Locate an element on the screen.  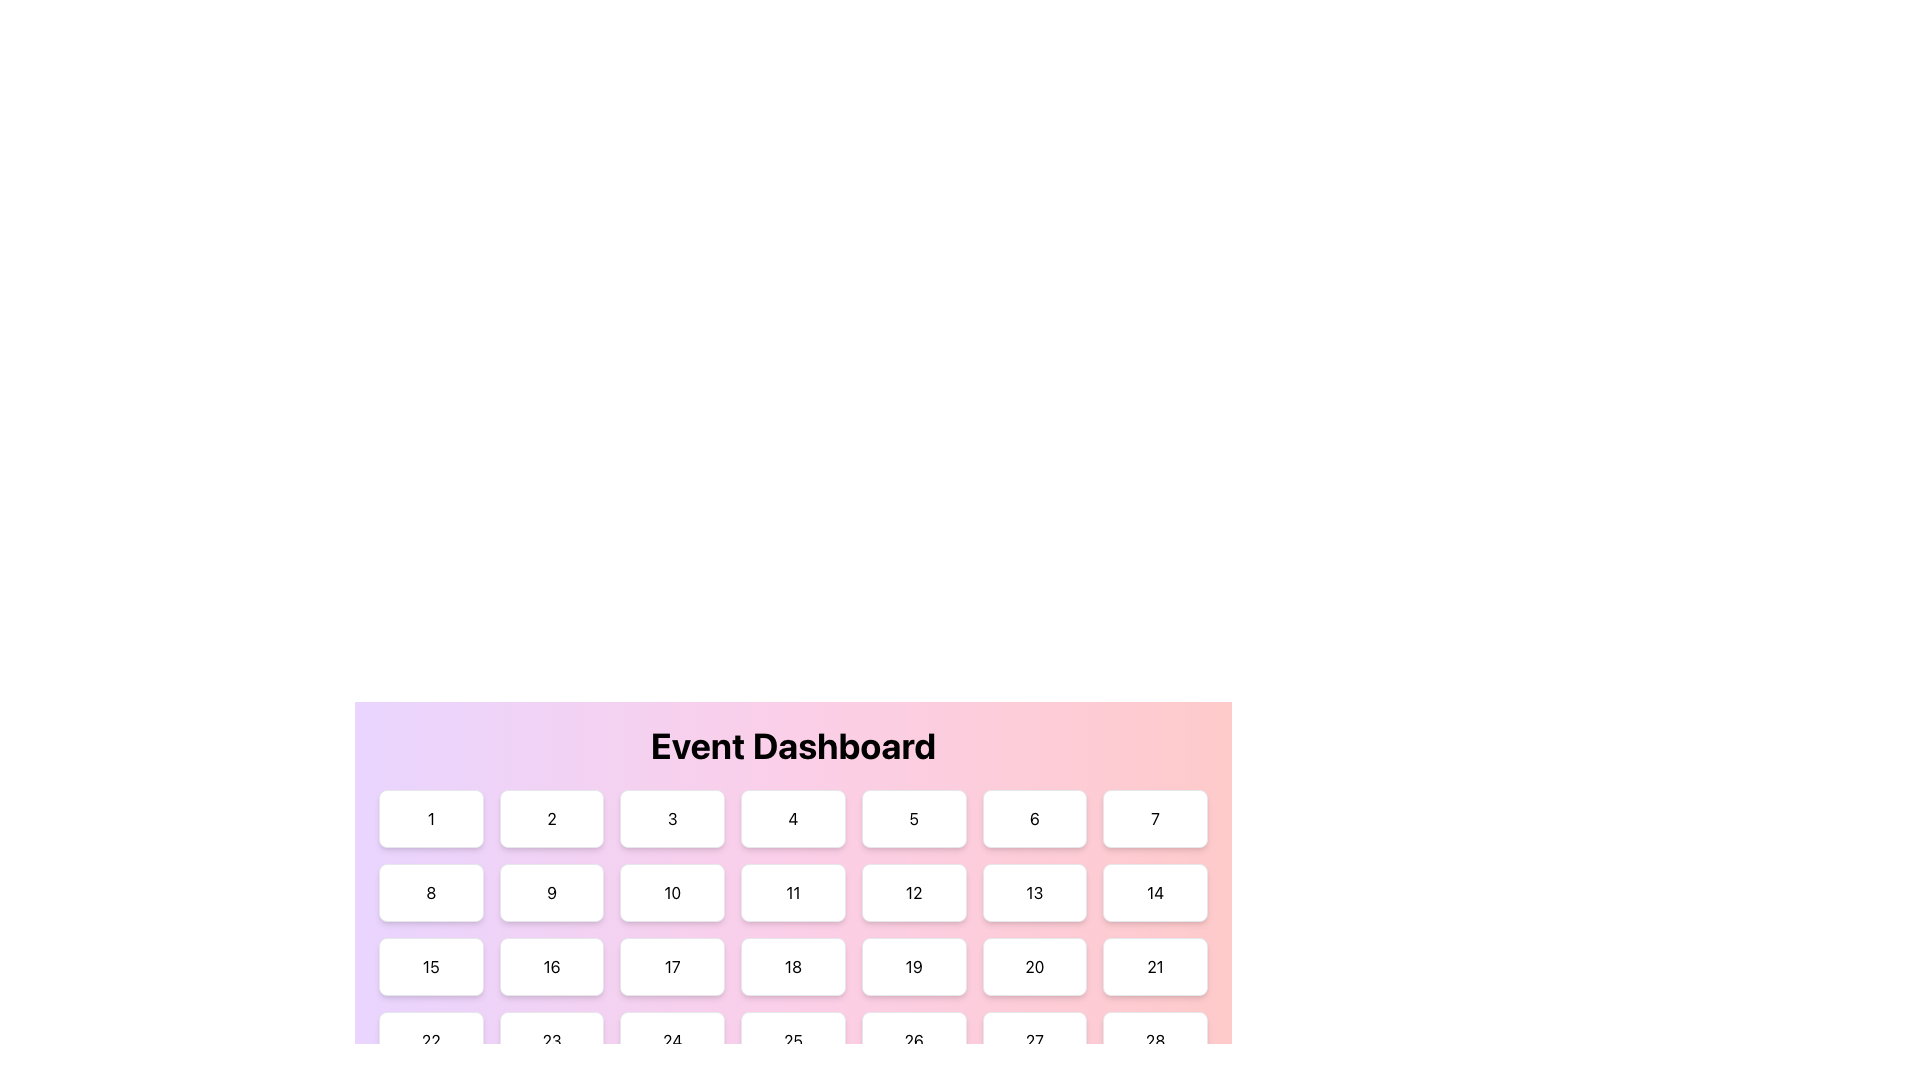
the button displaying the number '23' located in the fourth row, second column of the grid below the 'Event Dashboard' header is located at coordinates (552, 1040).